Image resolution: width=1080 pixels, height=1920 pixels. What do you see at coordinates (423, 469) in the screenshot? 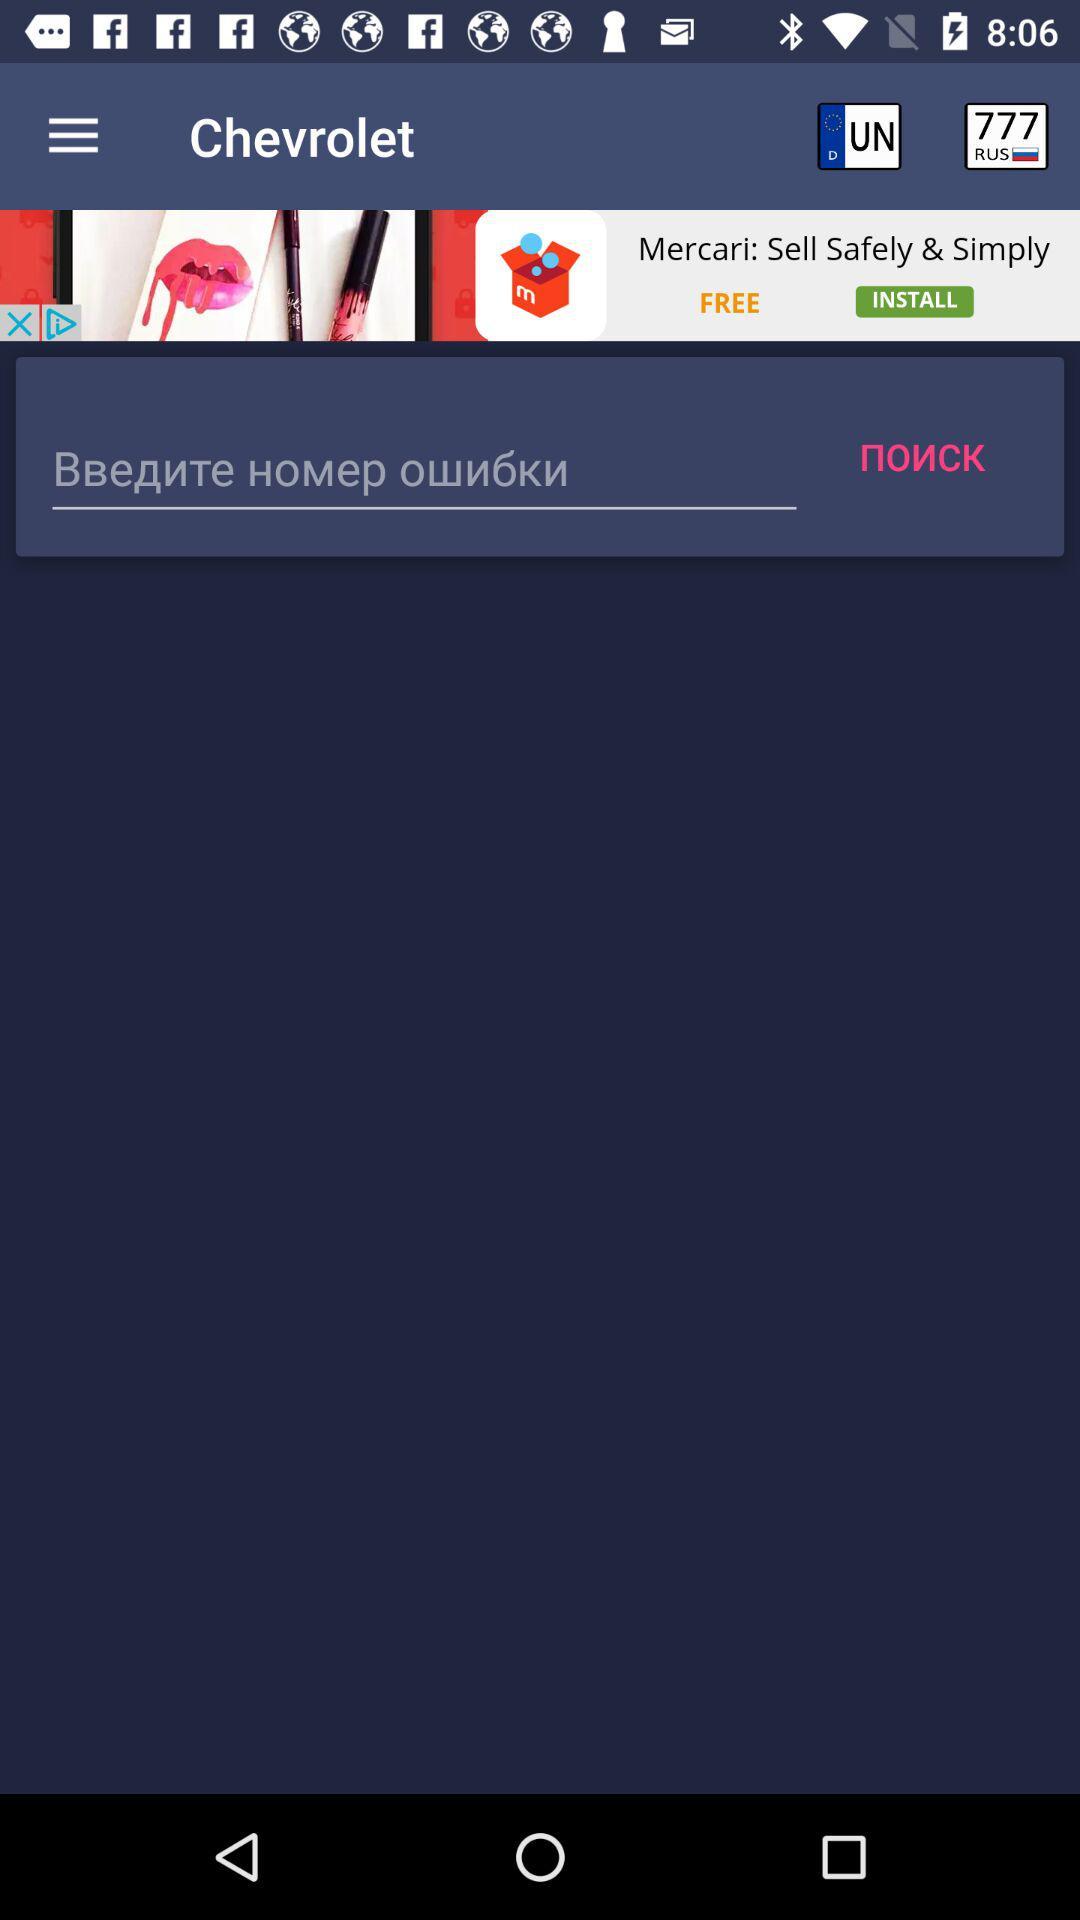
I see `text the line` at bounding box center [423, 469].